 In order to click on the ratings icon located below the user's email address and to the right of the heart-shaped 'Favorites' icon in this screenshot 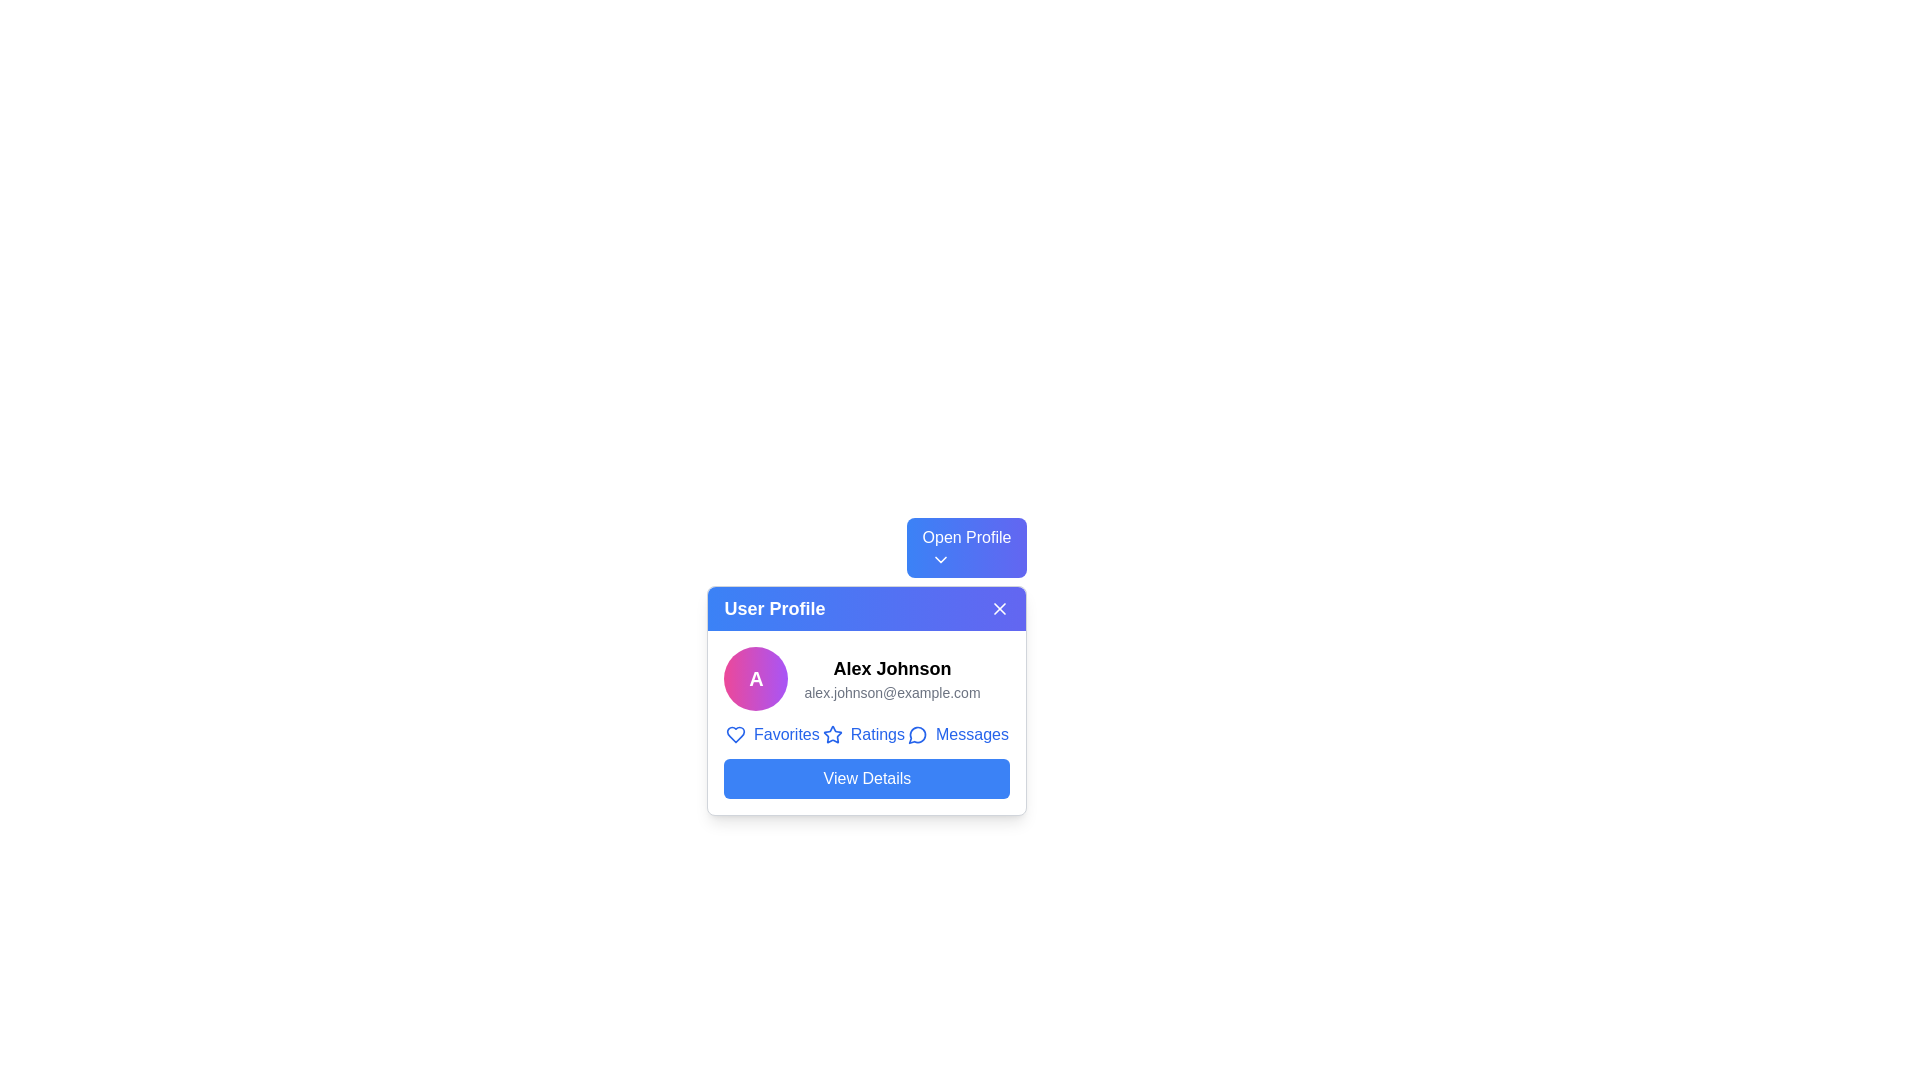, I will do `click(832, 734)`.